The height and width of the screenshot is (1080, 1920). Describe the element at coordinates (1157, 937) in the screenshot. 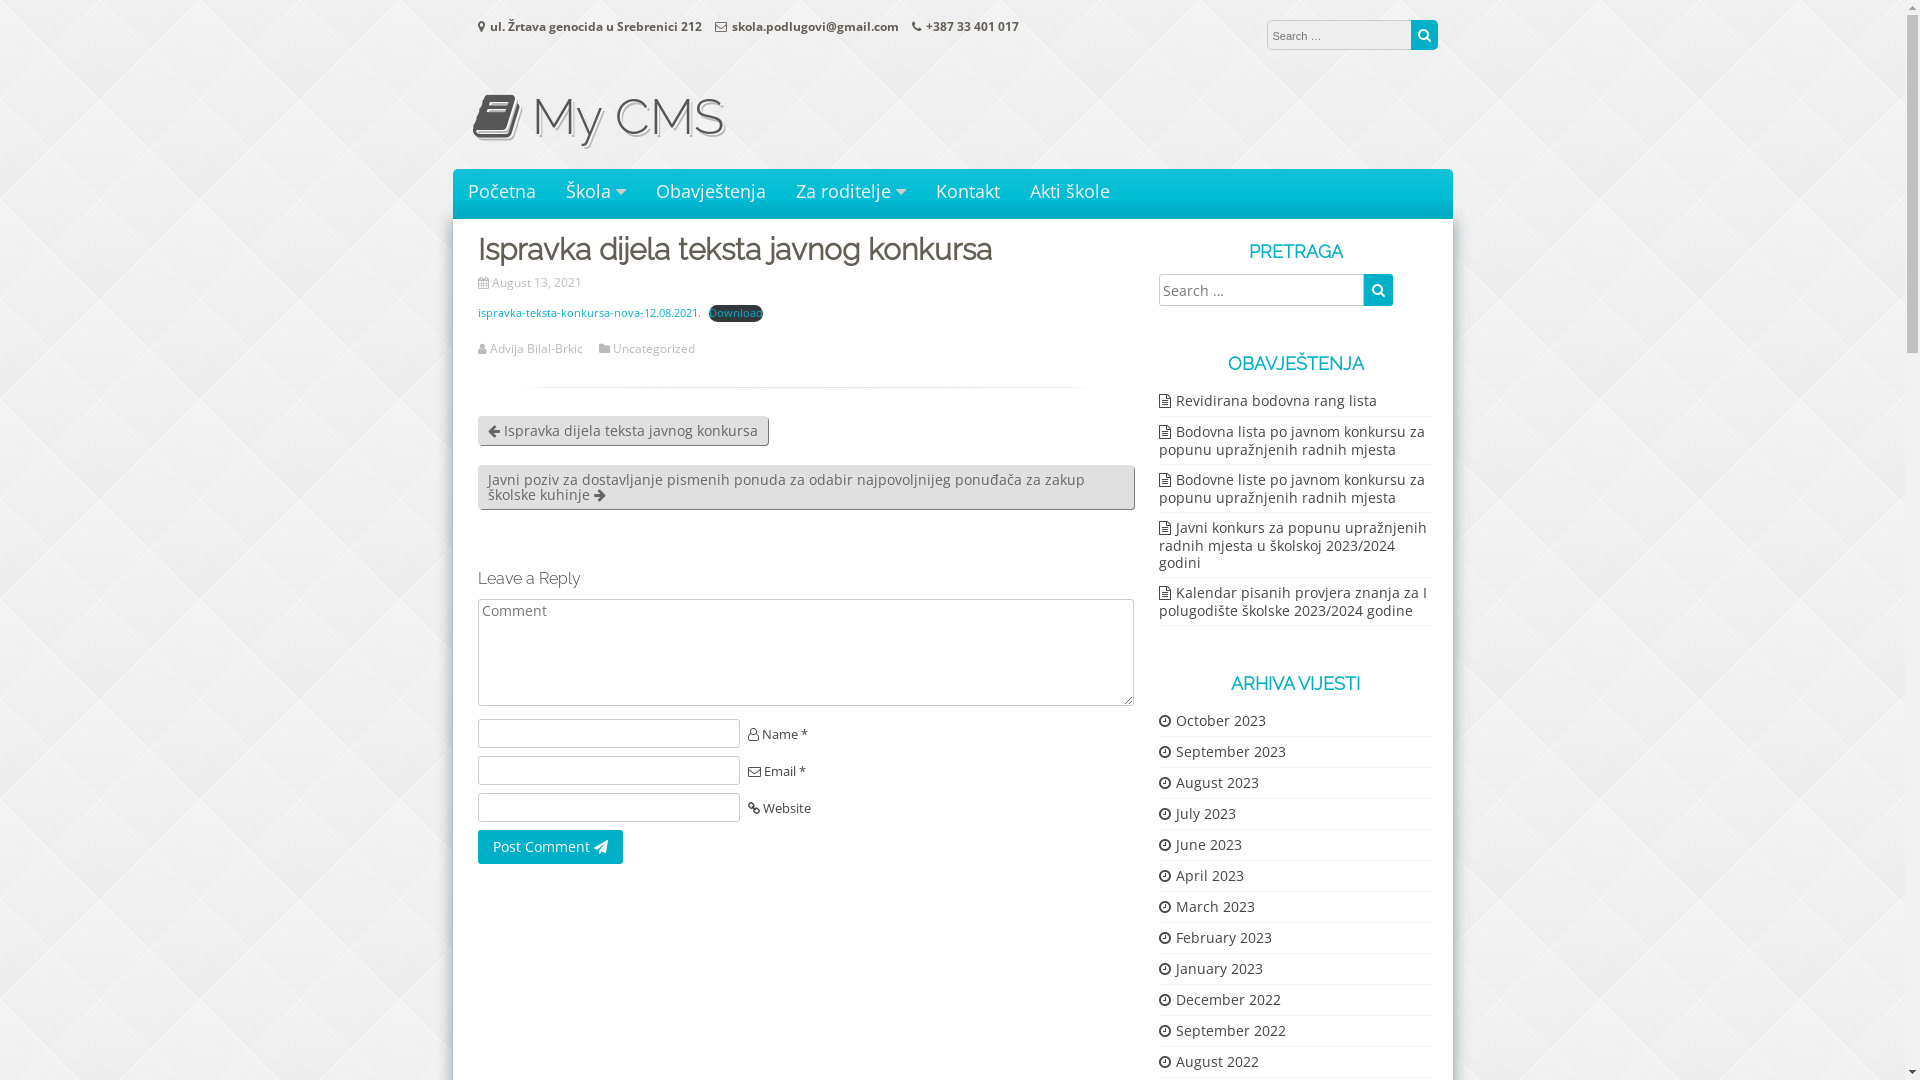

I see `'February 2023'` at that location.